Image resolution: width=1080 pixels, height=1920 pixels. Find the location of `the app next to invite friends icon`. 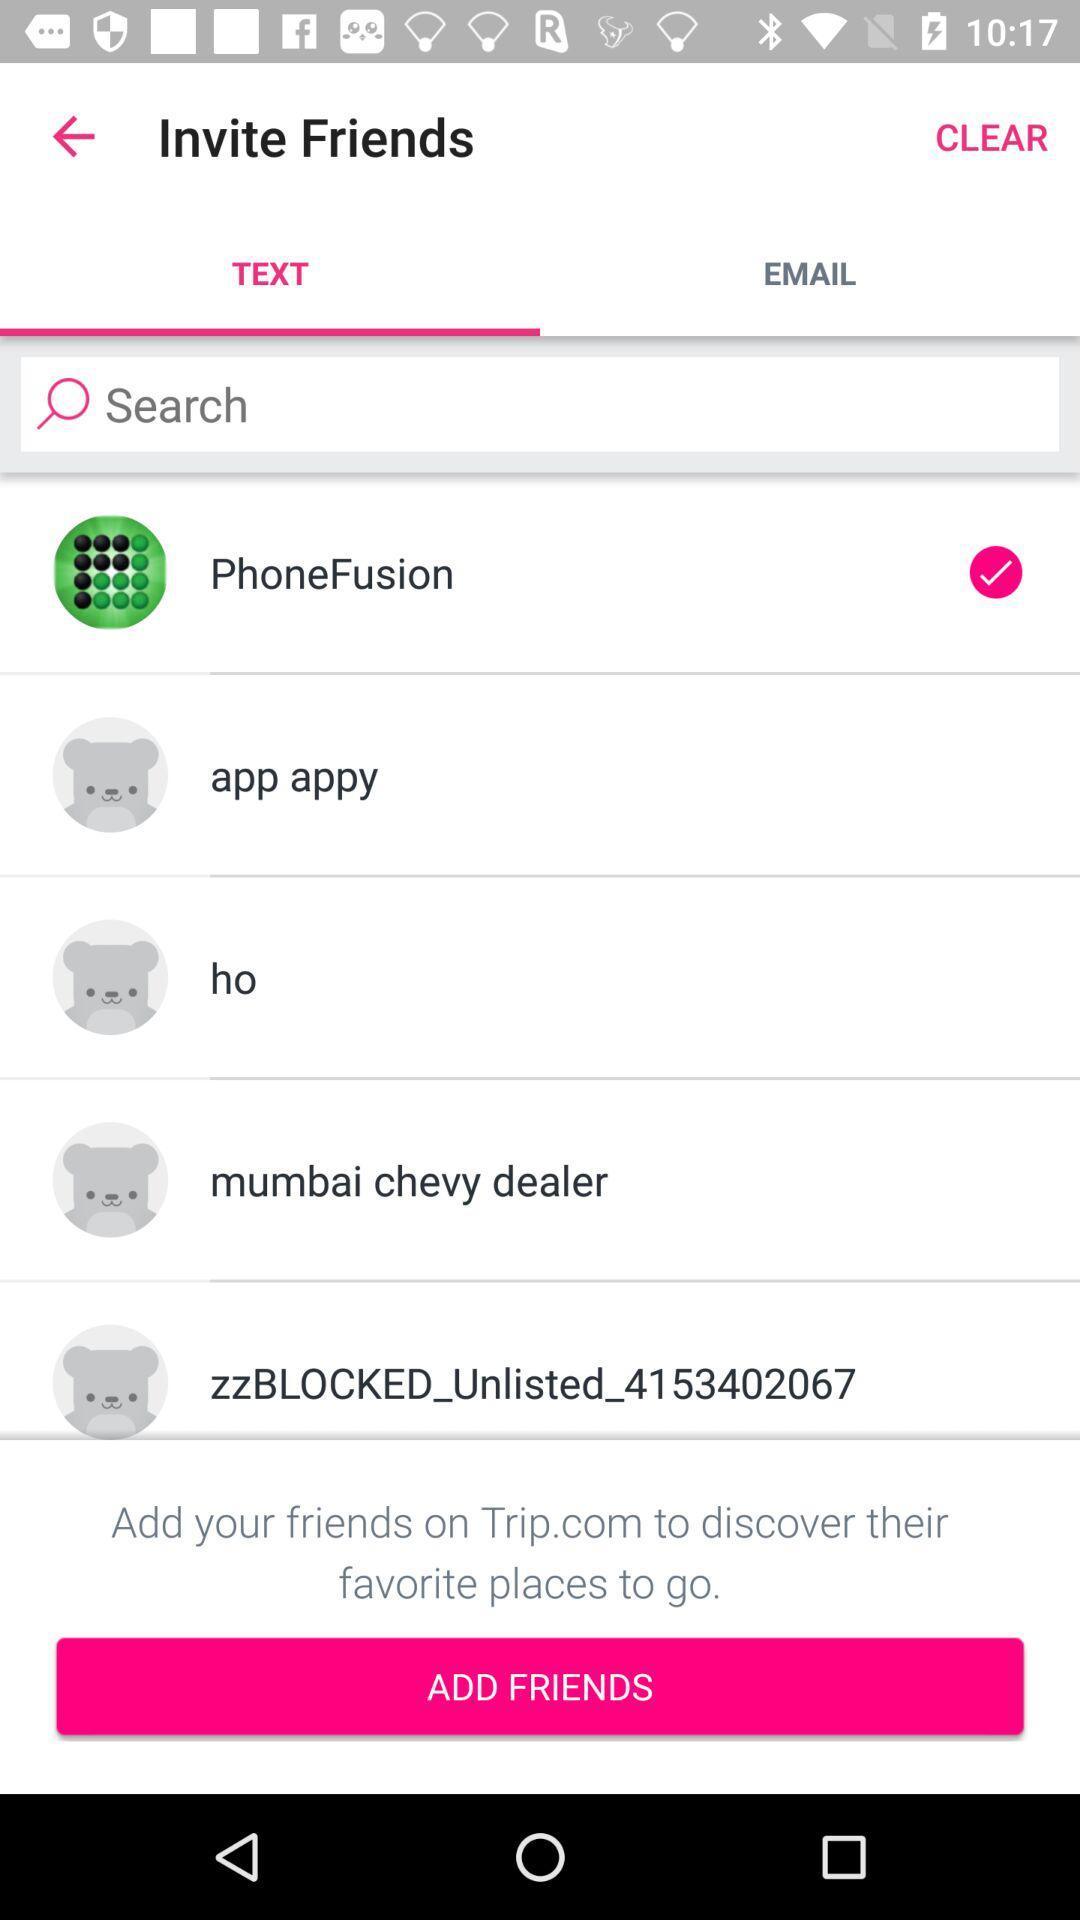

the app next to invite friends icon is located at coordinates (72, 135).